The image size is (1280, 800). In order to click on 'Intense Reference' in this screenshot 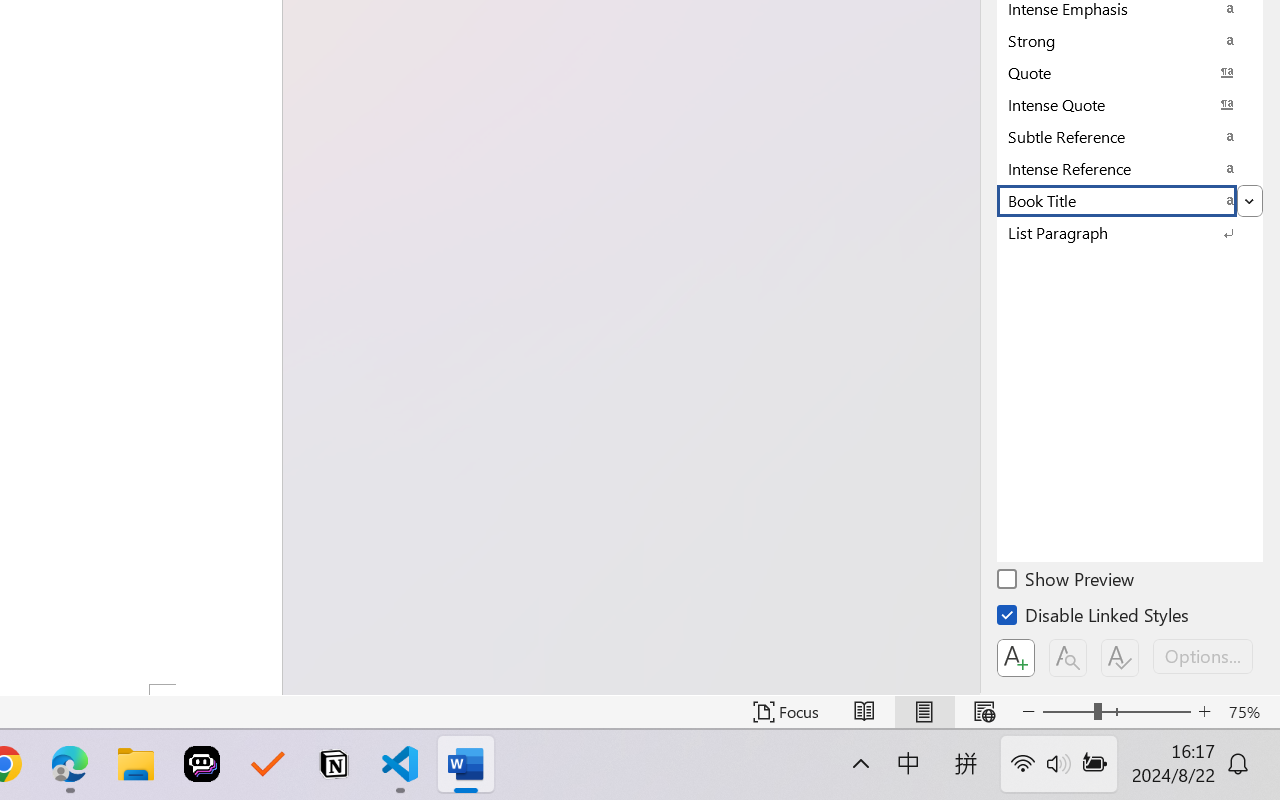, I will do `click(1130, 167)`.